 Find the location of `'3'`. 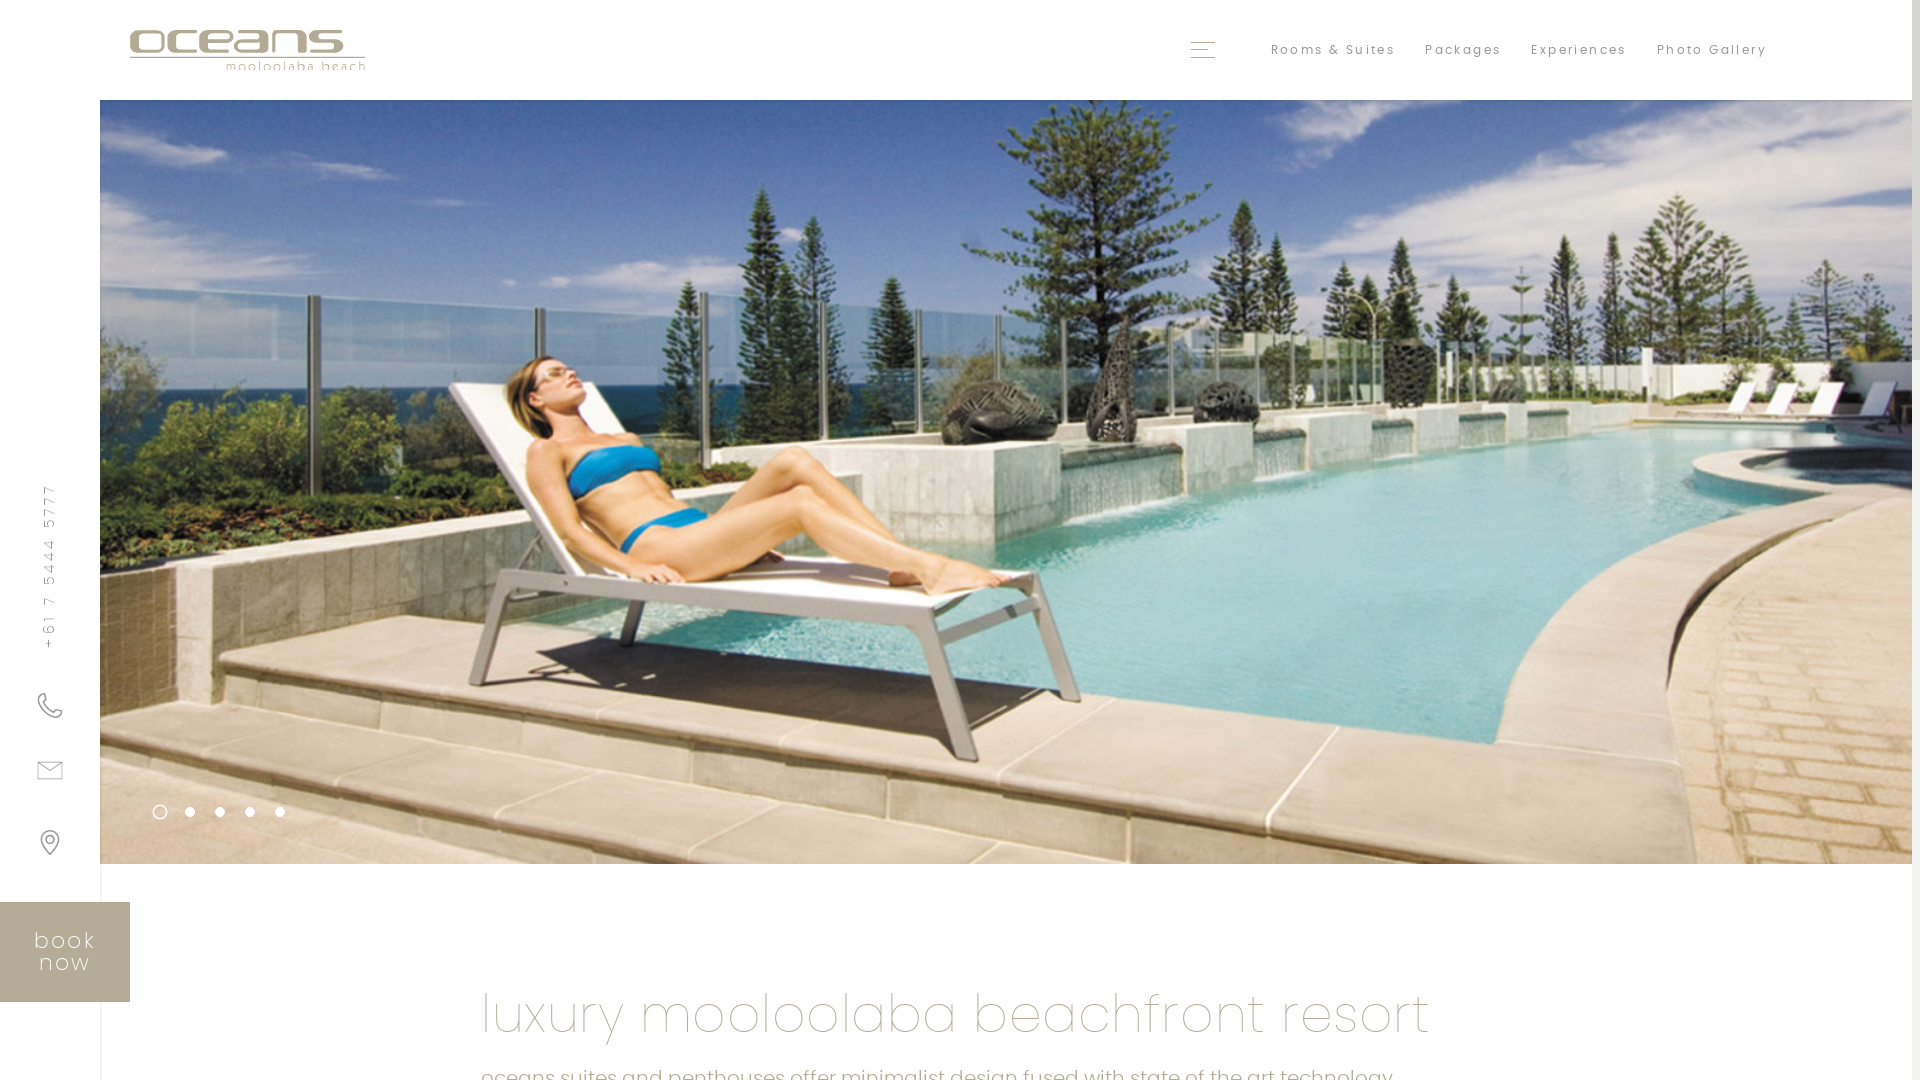

'3' is located at coordinates (220, 812).